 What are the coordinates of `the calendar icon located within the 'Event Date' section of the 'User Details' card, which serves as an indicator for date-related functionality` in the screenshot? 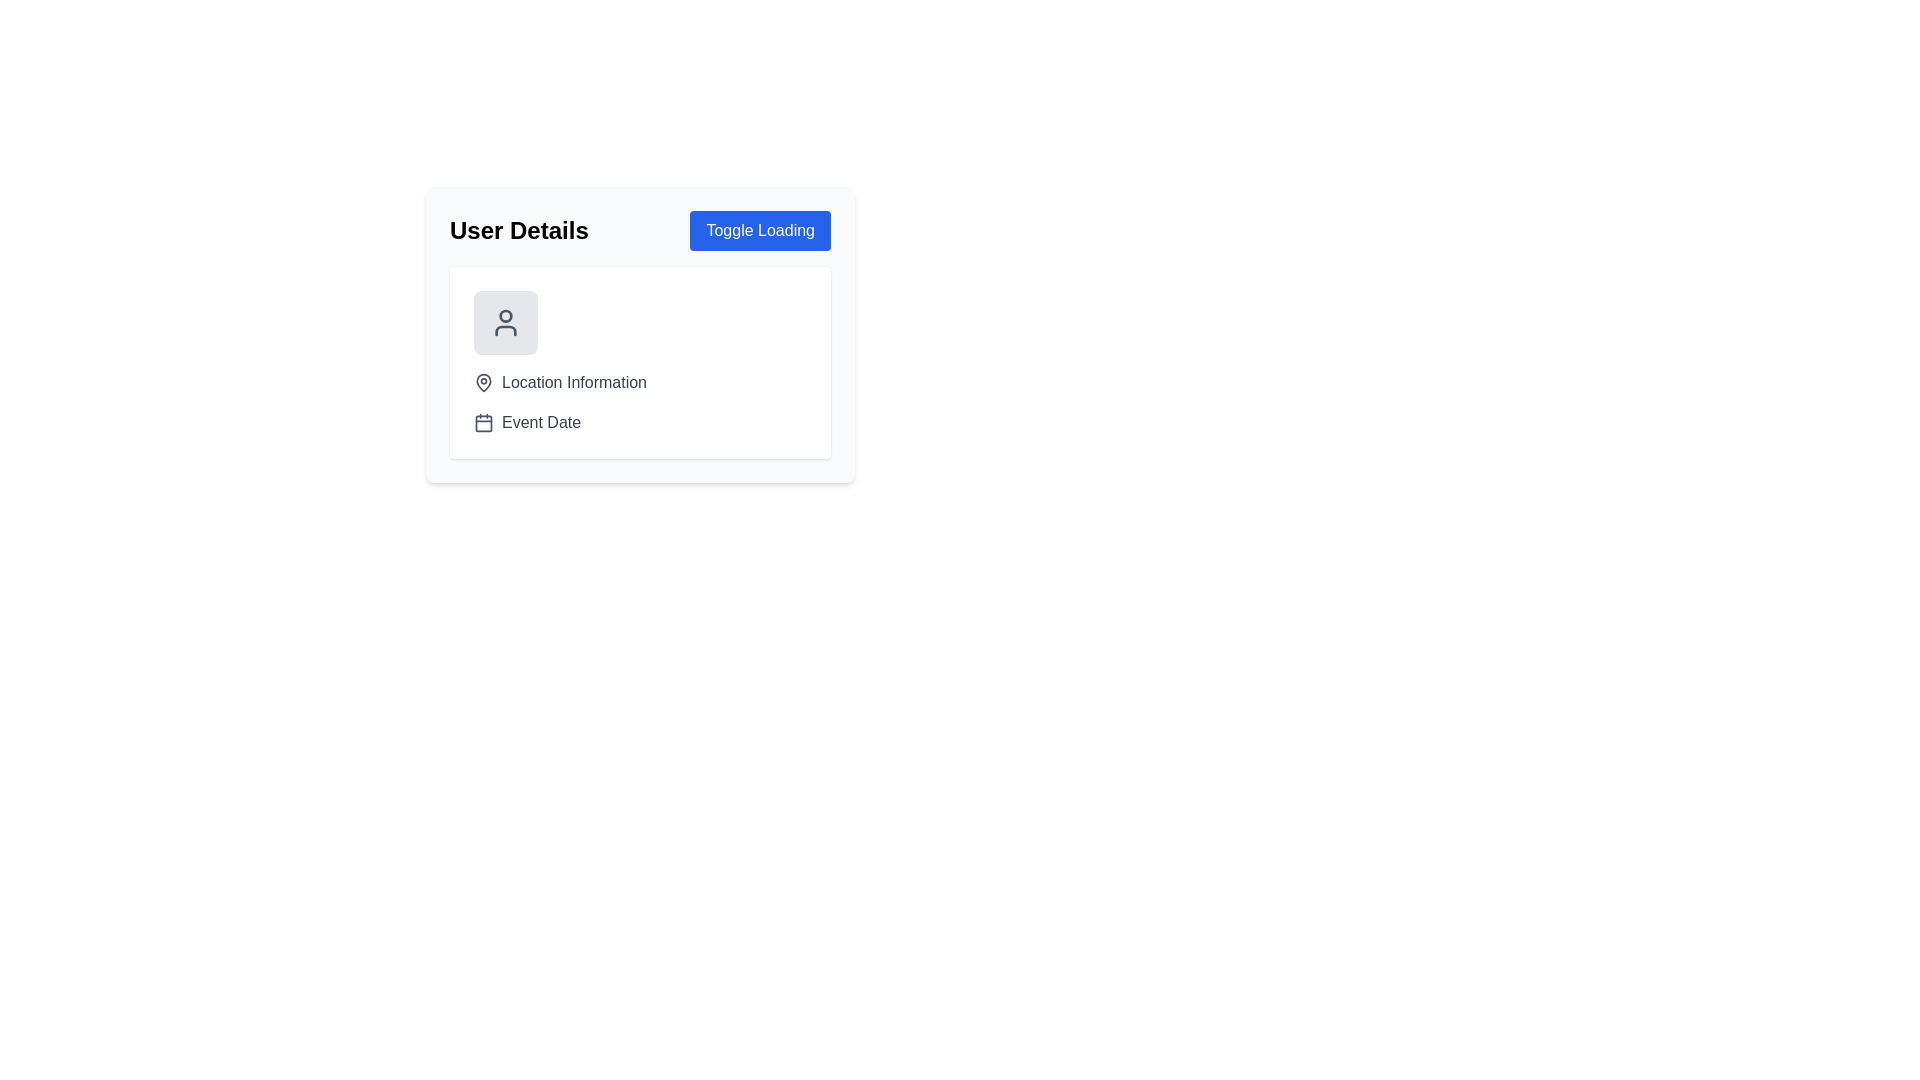 It's located at (484, 422).